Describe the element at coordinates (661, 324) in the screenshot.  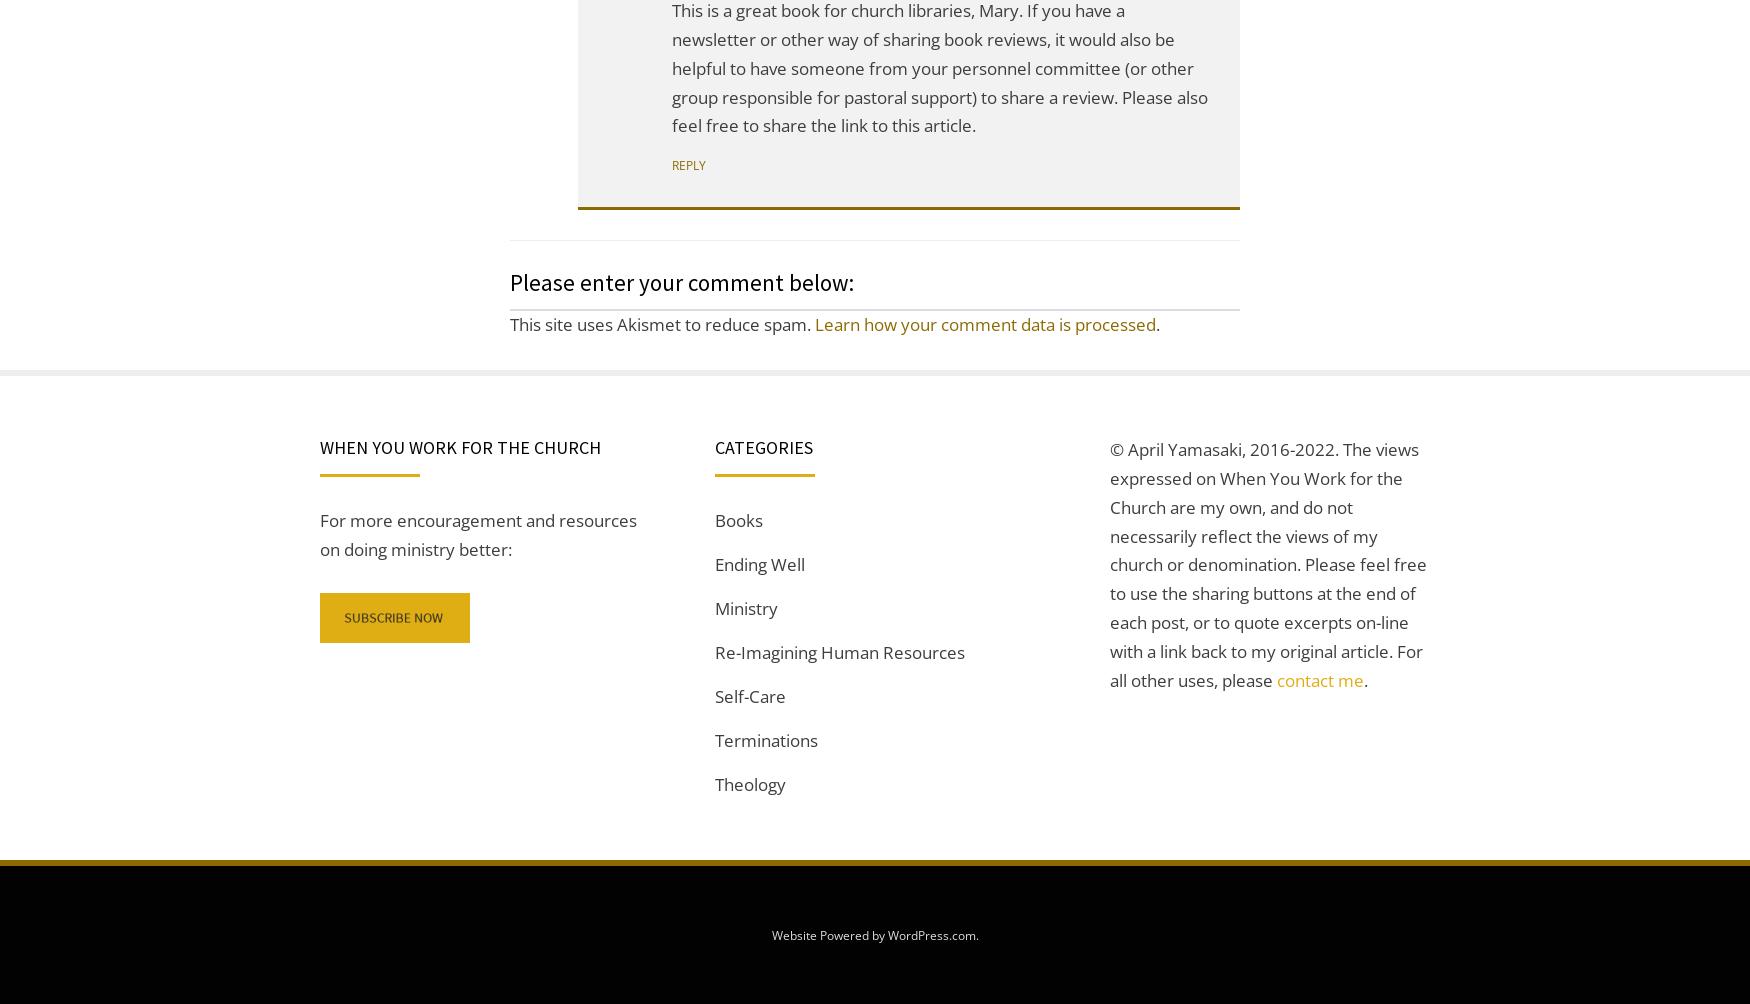
I see `'This site uses Akismet to reduce spam.'` at that location.